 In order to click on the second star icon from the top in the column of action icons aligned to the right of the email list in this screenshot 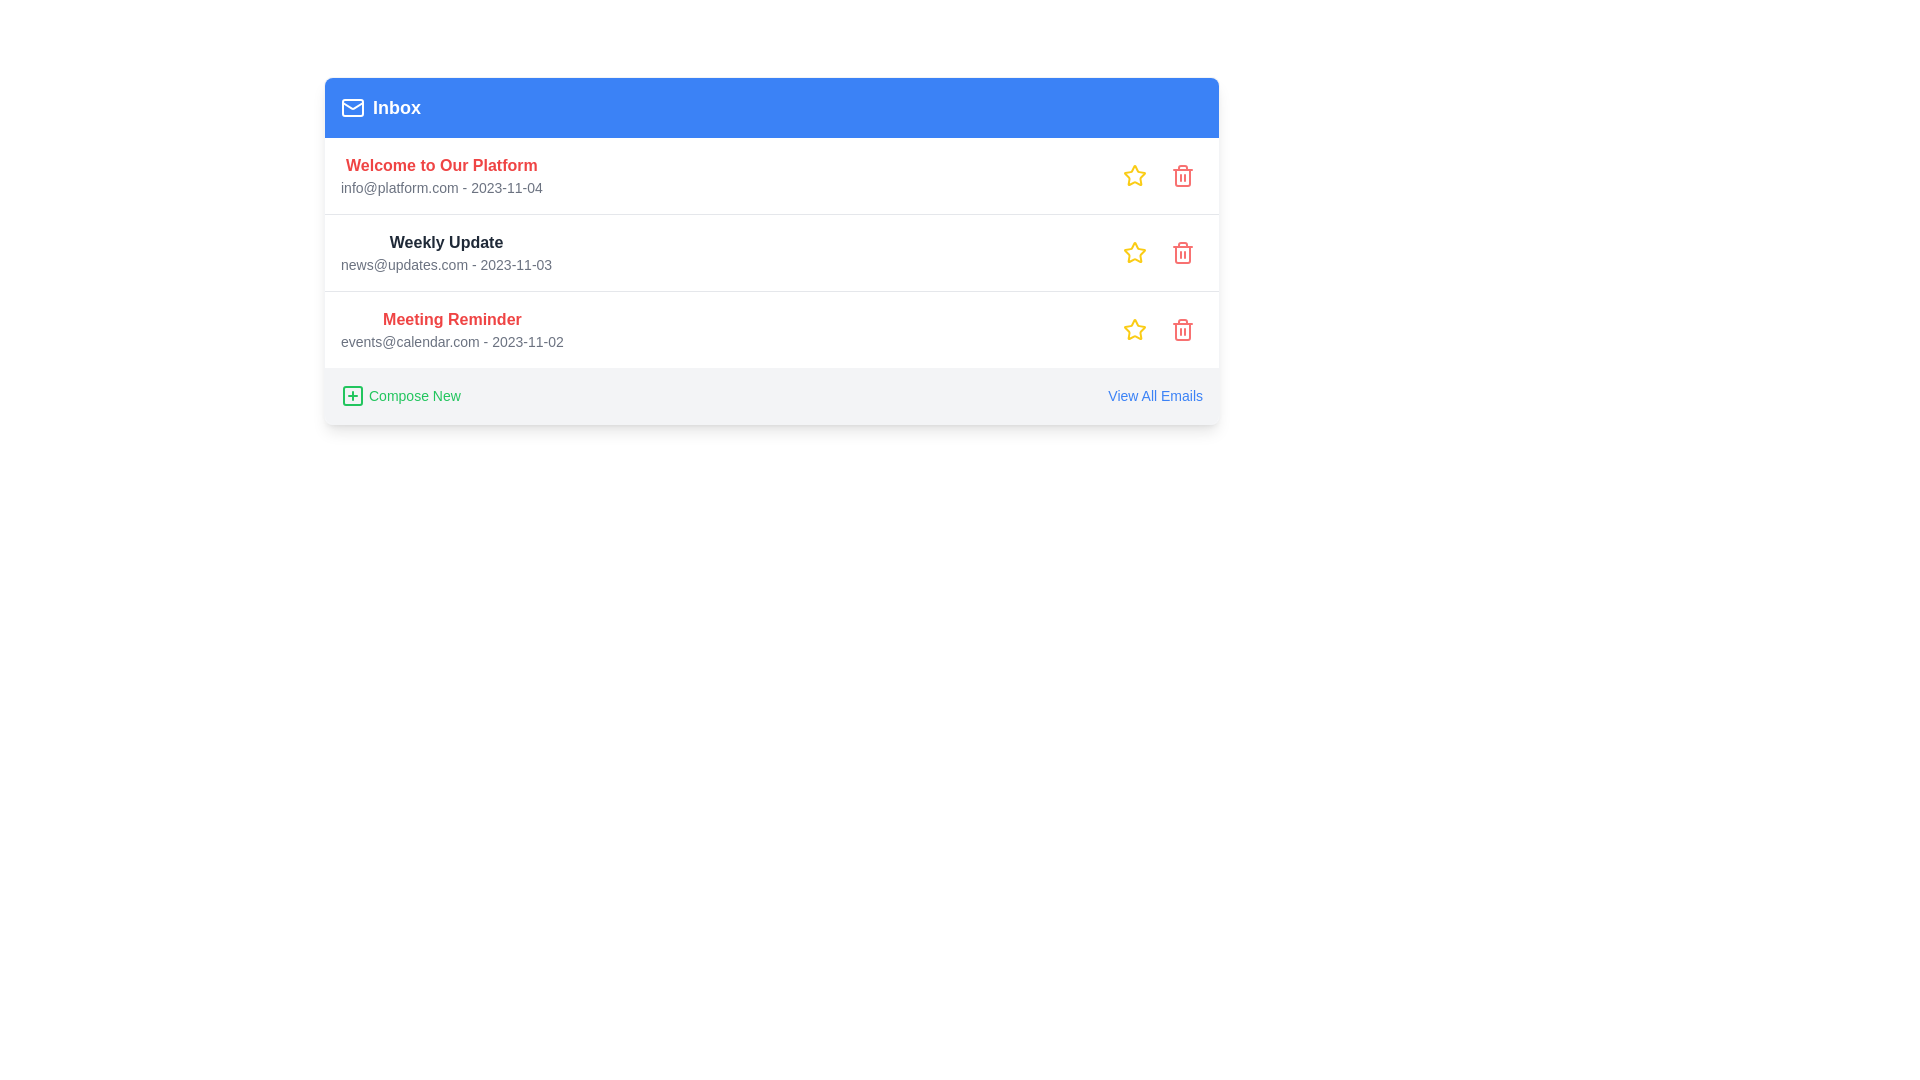, I will do `click(1134, 328)`.